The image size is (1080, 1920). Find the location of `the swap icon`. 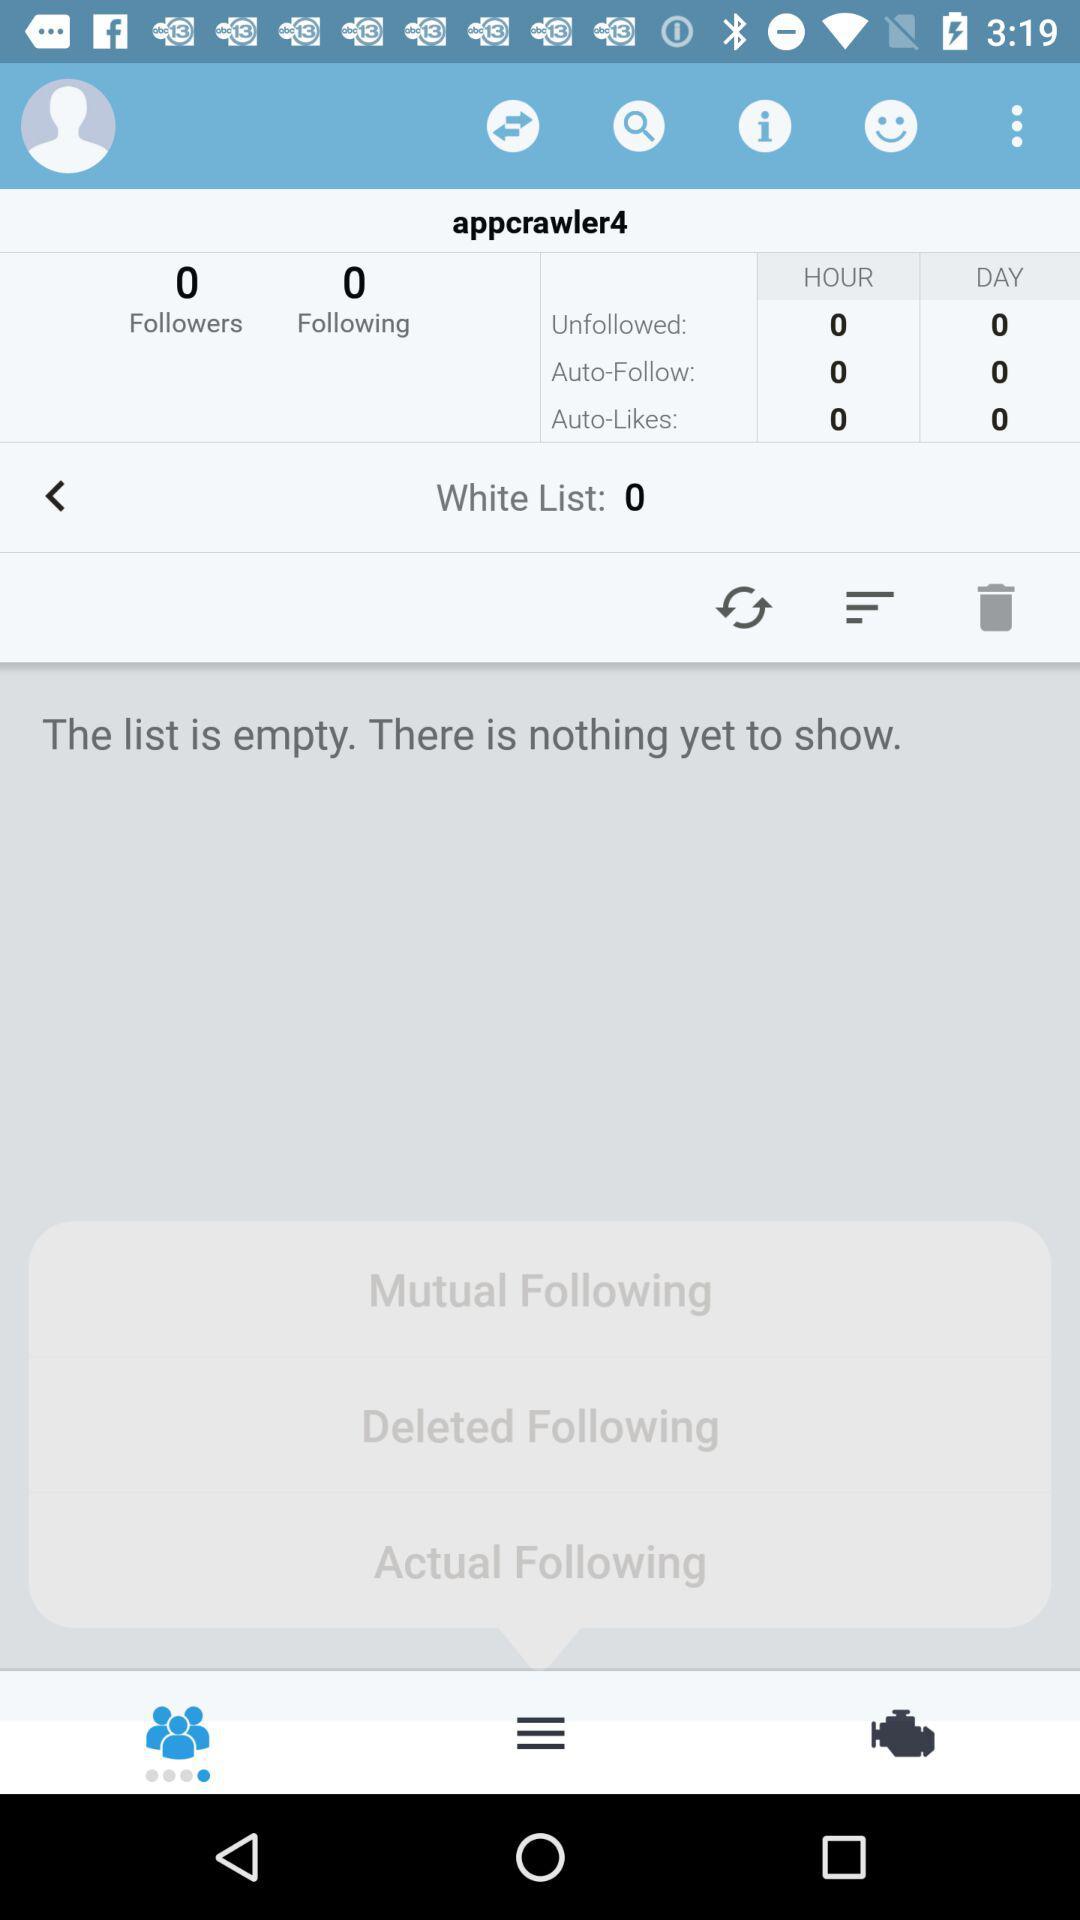

the swap icon is located at coordinates (900, 1730).